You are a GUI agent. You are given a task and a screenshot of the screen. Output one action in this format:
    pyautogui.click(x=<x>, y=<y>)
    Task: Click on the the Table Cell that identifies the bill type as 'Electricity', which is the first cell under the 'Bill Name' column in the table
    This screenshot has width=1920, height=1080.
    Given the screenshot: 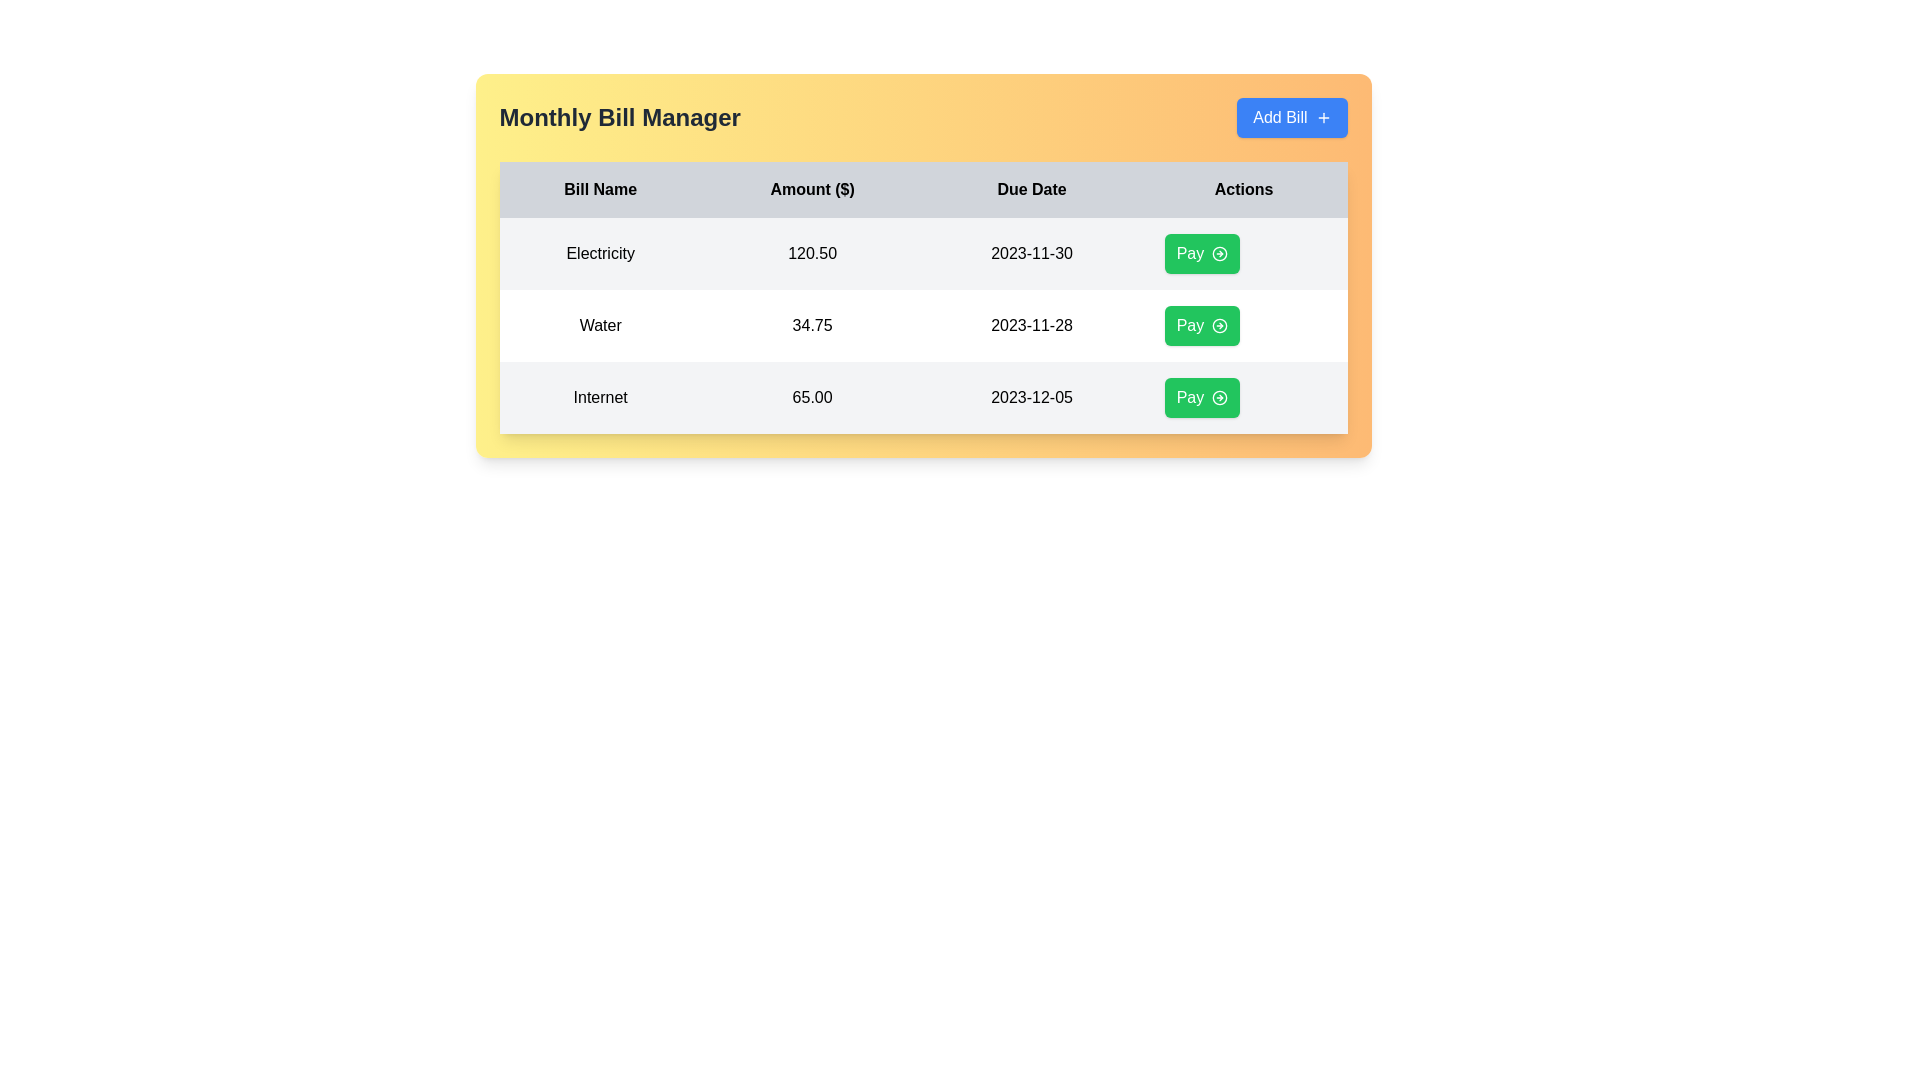 What is the action you would take?
    pyautogui.click(x=599, y=253)
    